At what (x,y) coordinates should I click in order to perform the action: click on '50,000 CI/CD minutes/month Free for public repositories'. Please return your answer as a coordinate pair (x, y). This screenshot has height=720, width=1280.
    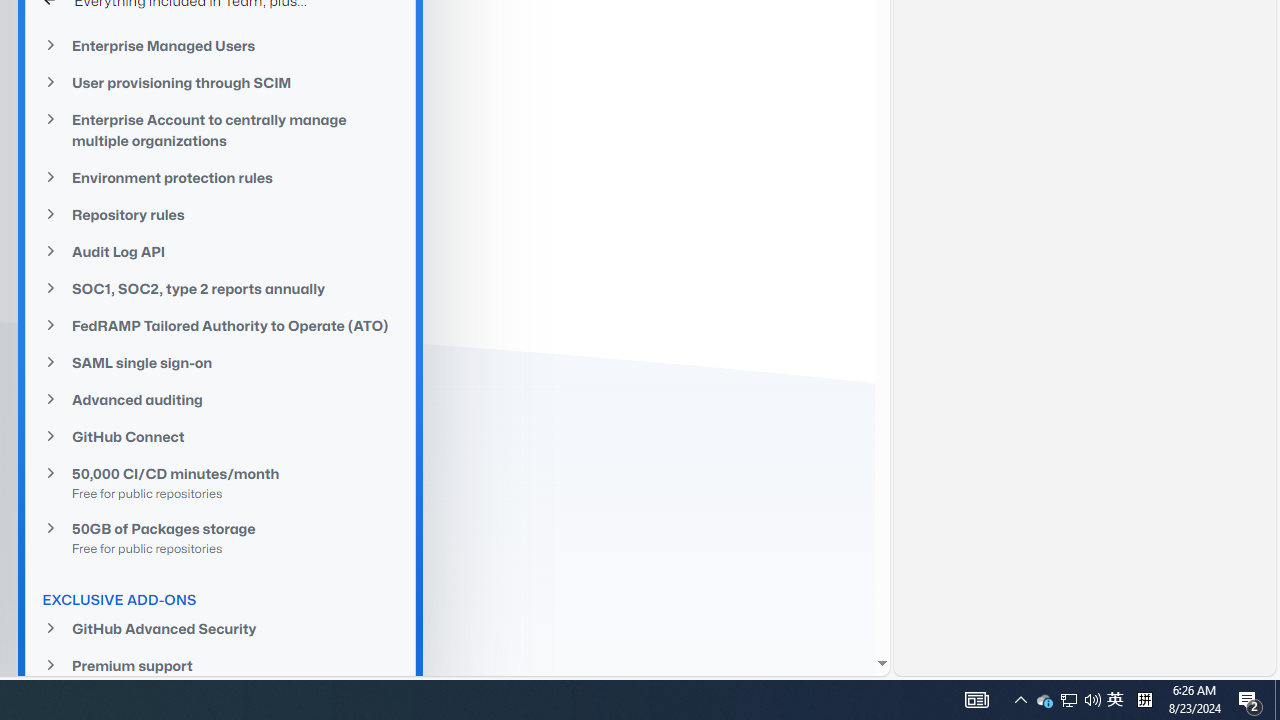
    Looking at the image, I should click on (220, 483).